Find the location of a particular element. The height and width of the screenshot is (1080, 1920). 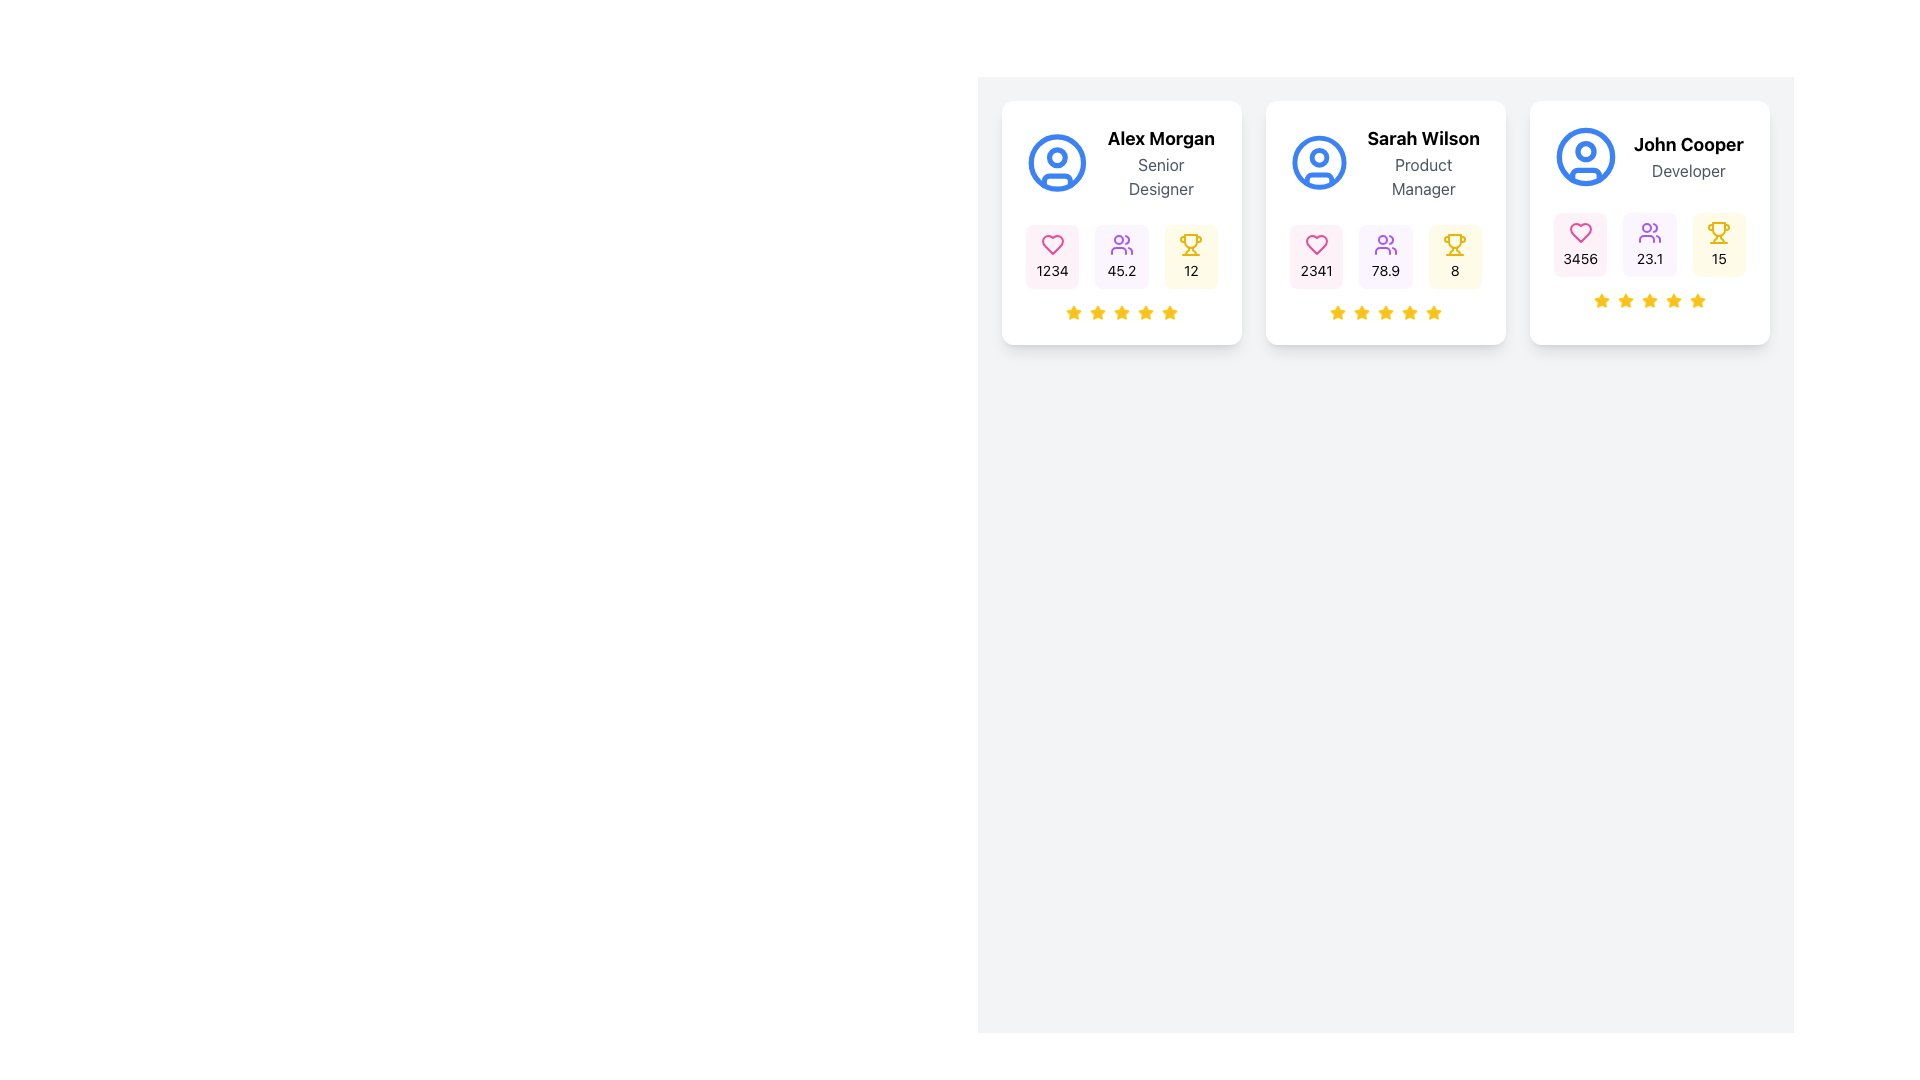

the yellow five-pointed star icon in the rating system associated with user 'John Cooper' is located at coordinates (1673, 300).